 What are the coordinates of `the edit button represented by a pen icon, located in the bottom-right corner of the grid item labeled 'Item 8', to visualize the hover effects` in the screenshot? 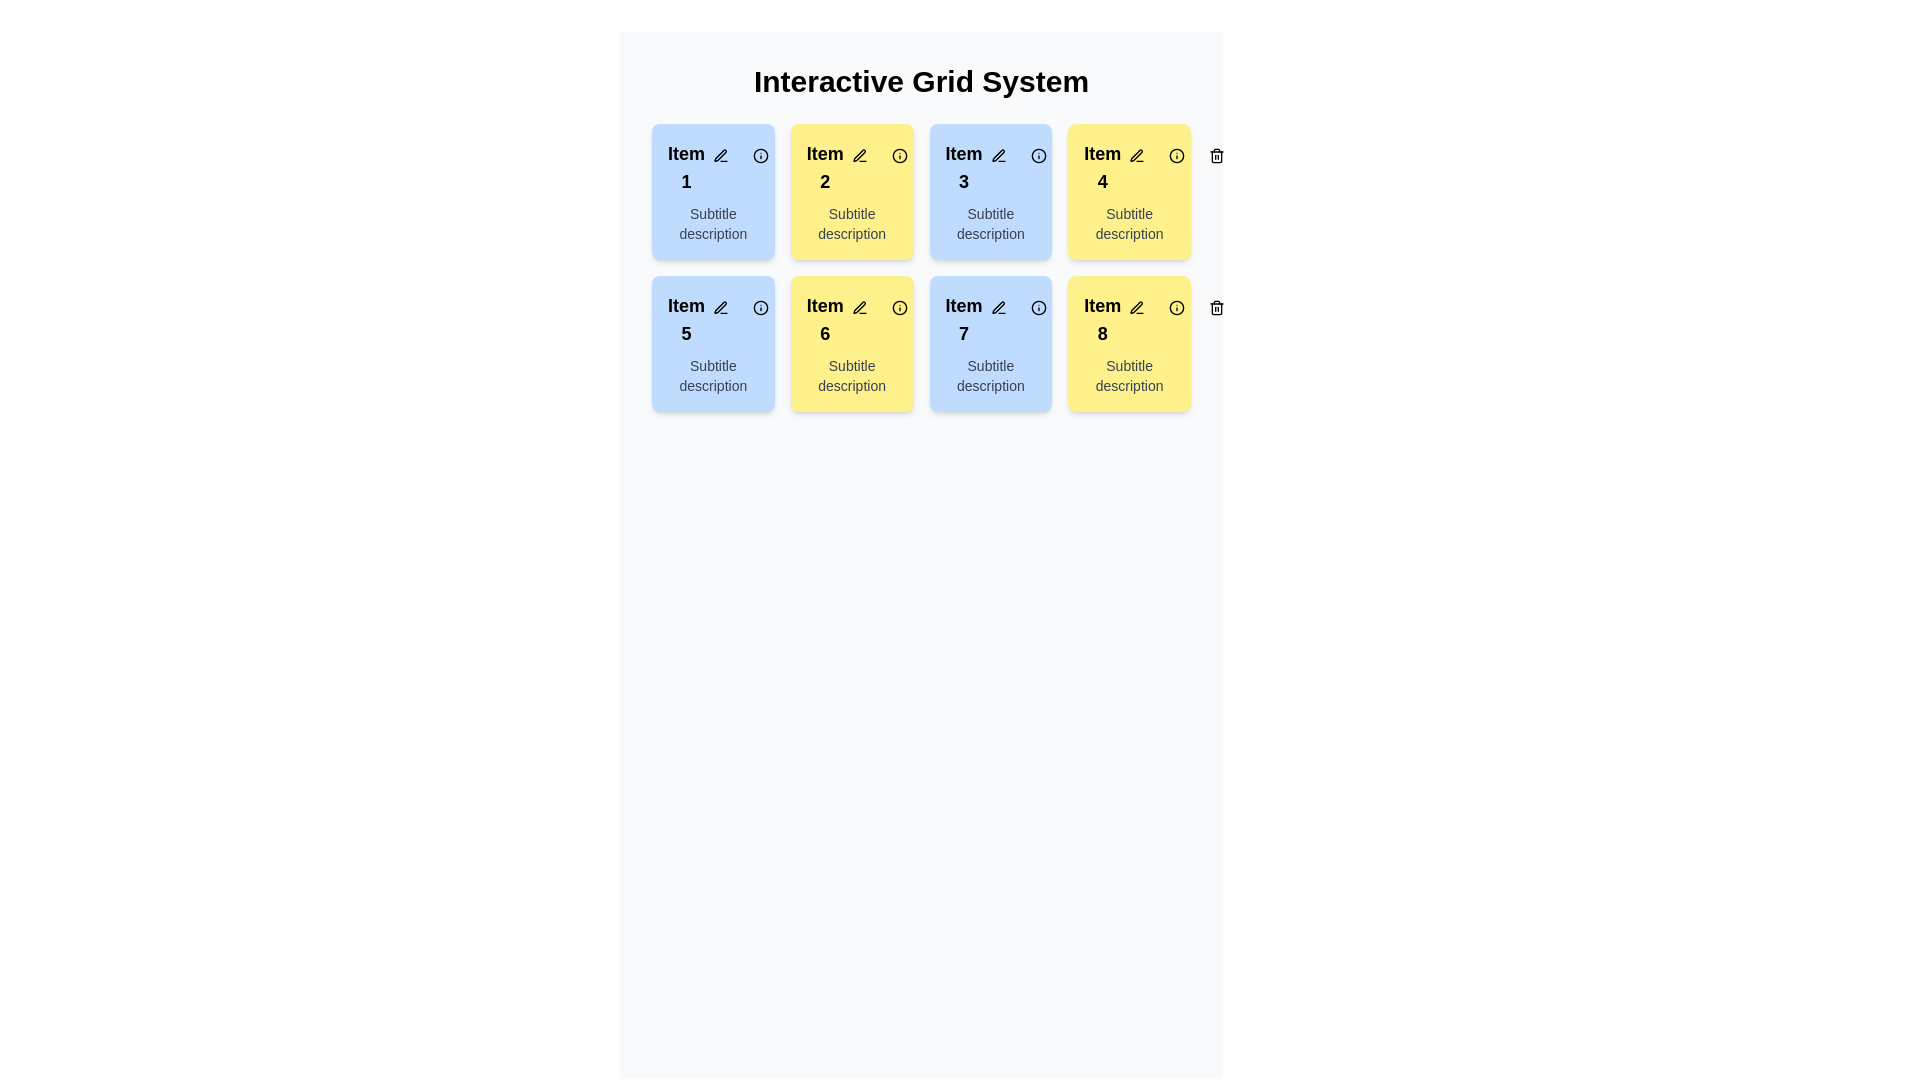 It's located at (1137, 308).